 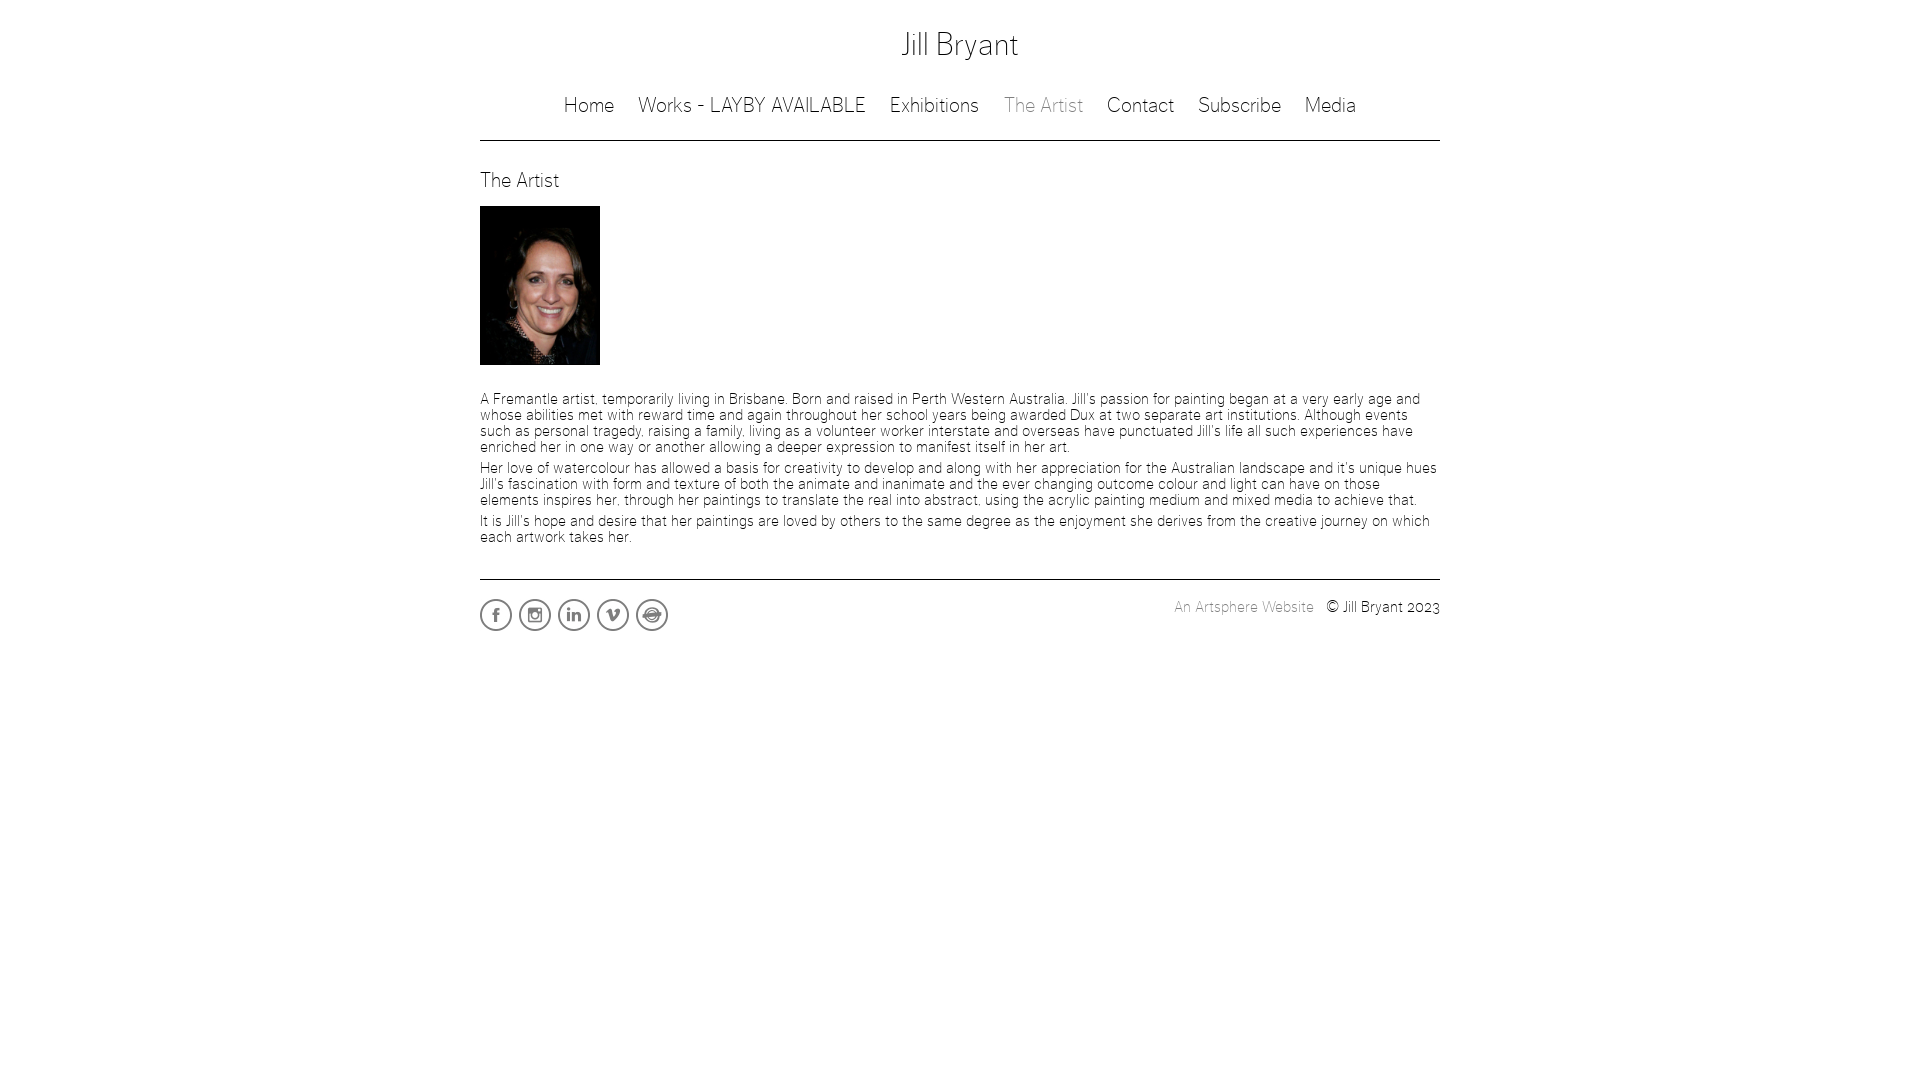 I want to click on 'Vimeo', so click(x=613, y=628).